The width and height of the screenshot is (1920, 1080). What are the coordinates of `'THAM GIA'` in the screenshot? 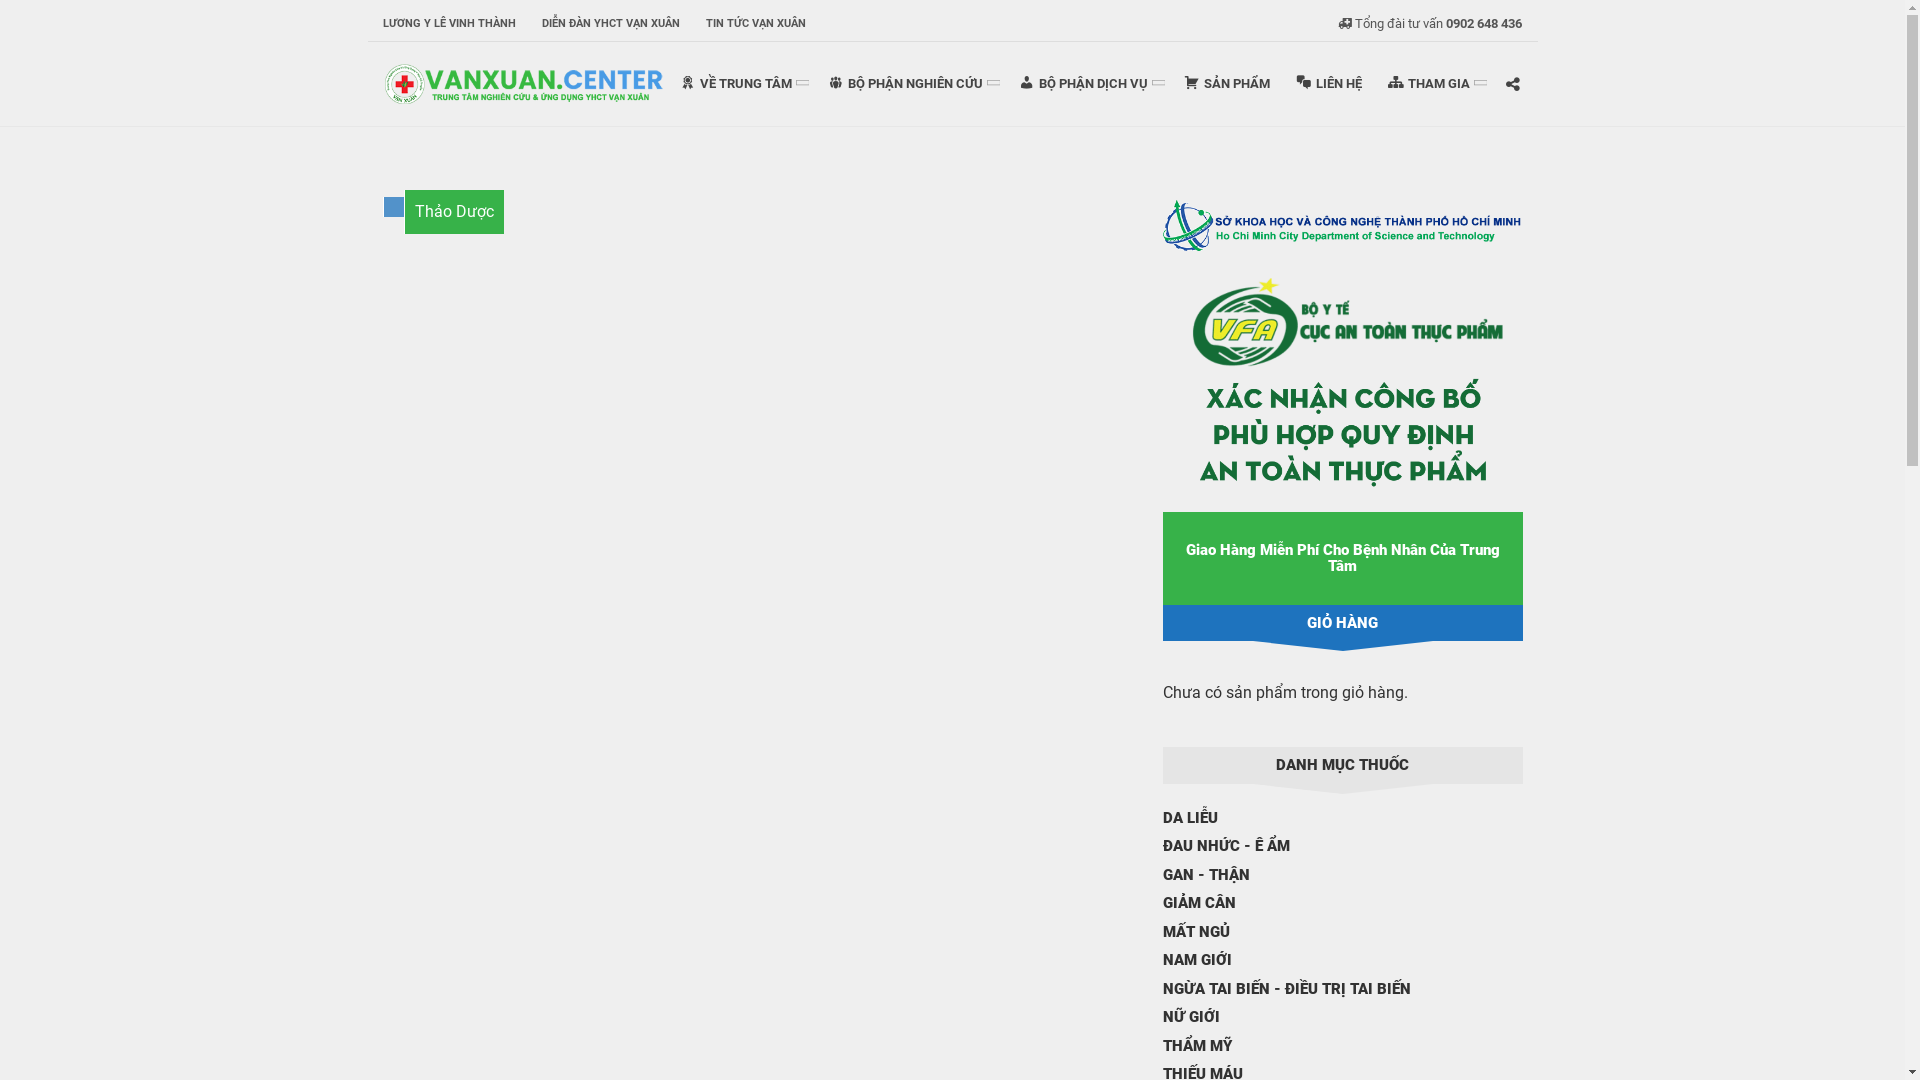 It's located at (1373, 82).